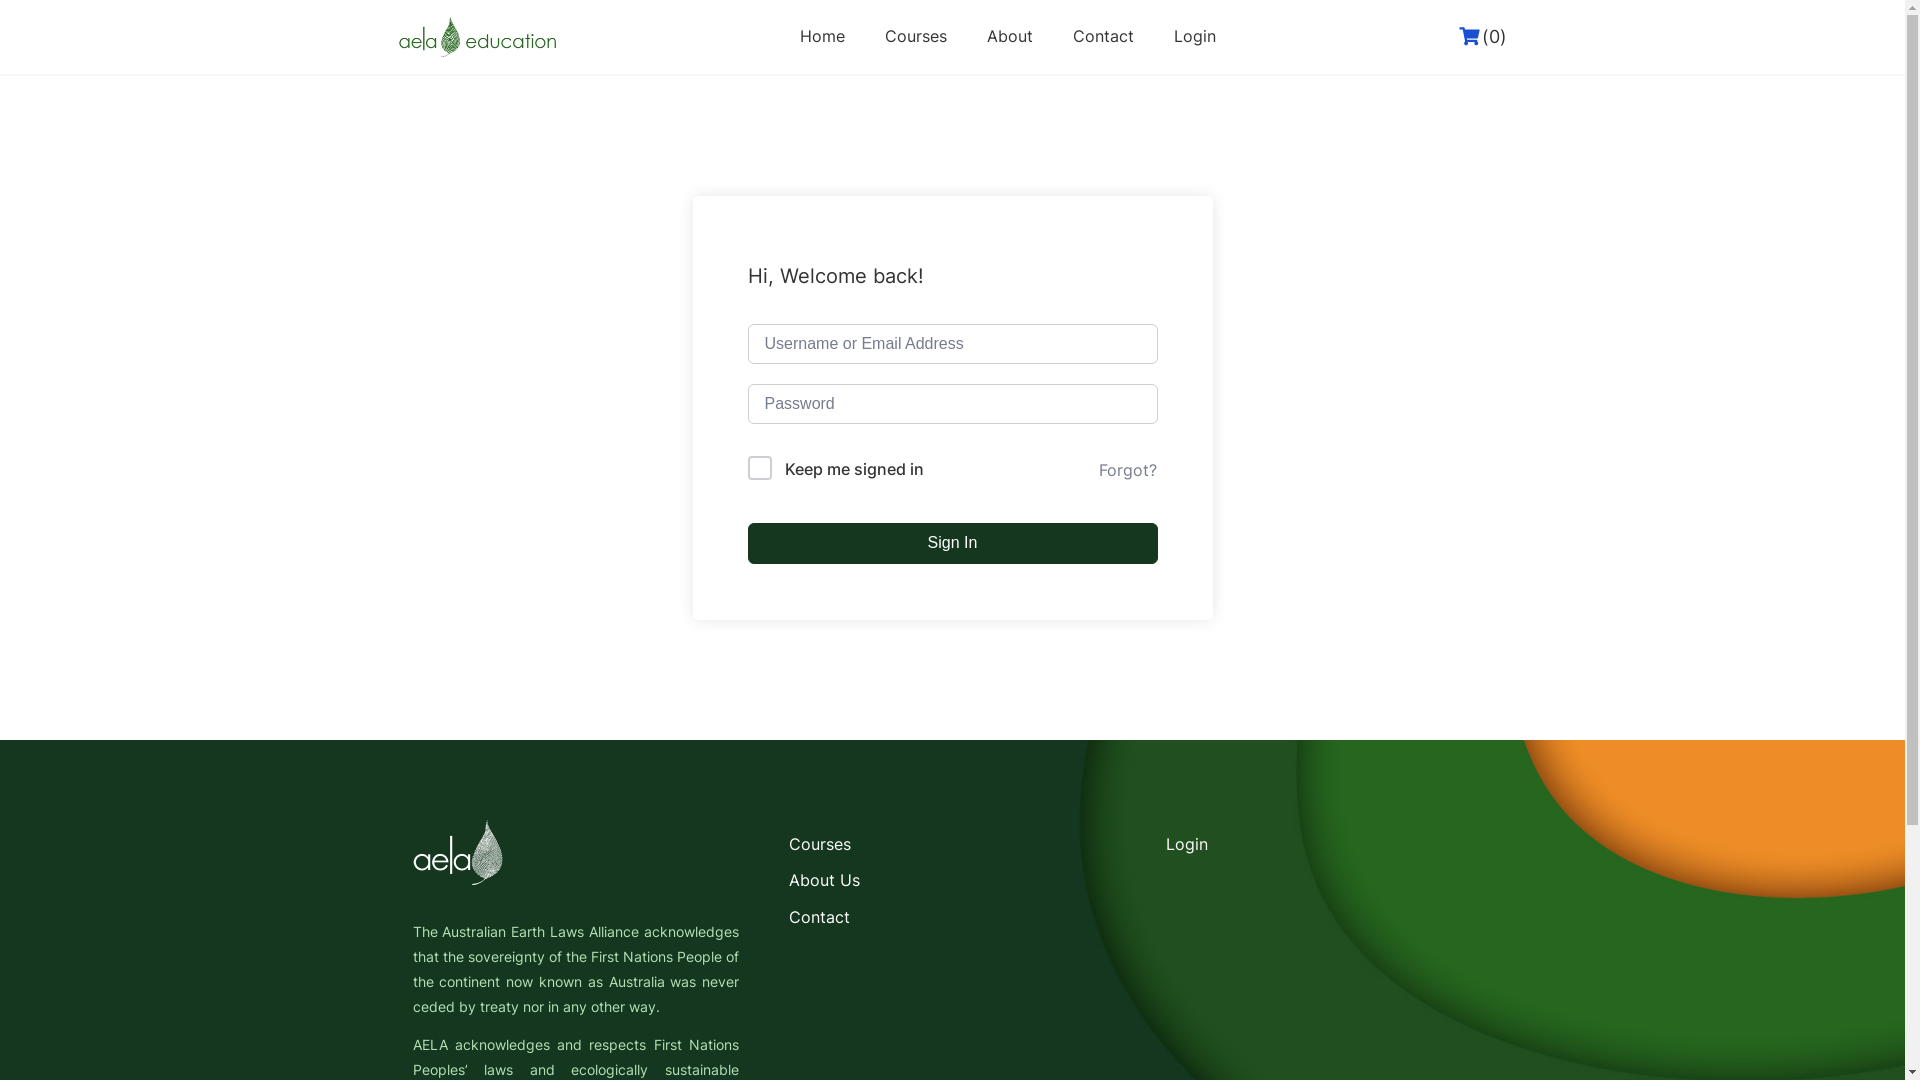 The image size is (1920, 1080). Describe the element at coordinates (822, 36) in the screenshot. I see `'Home'` at that location.